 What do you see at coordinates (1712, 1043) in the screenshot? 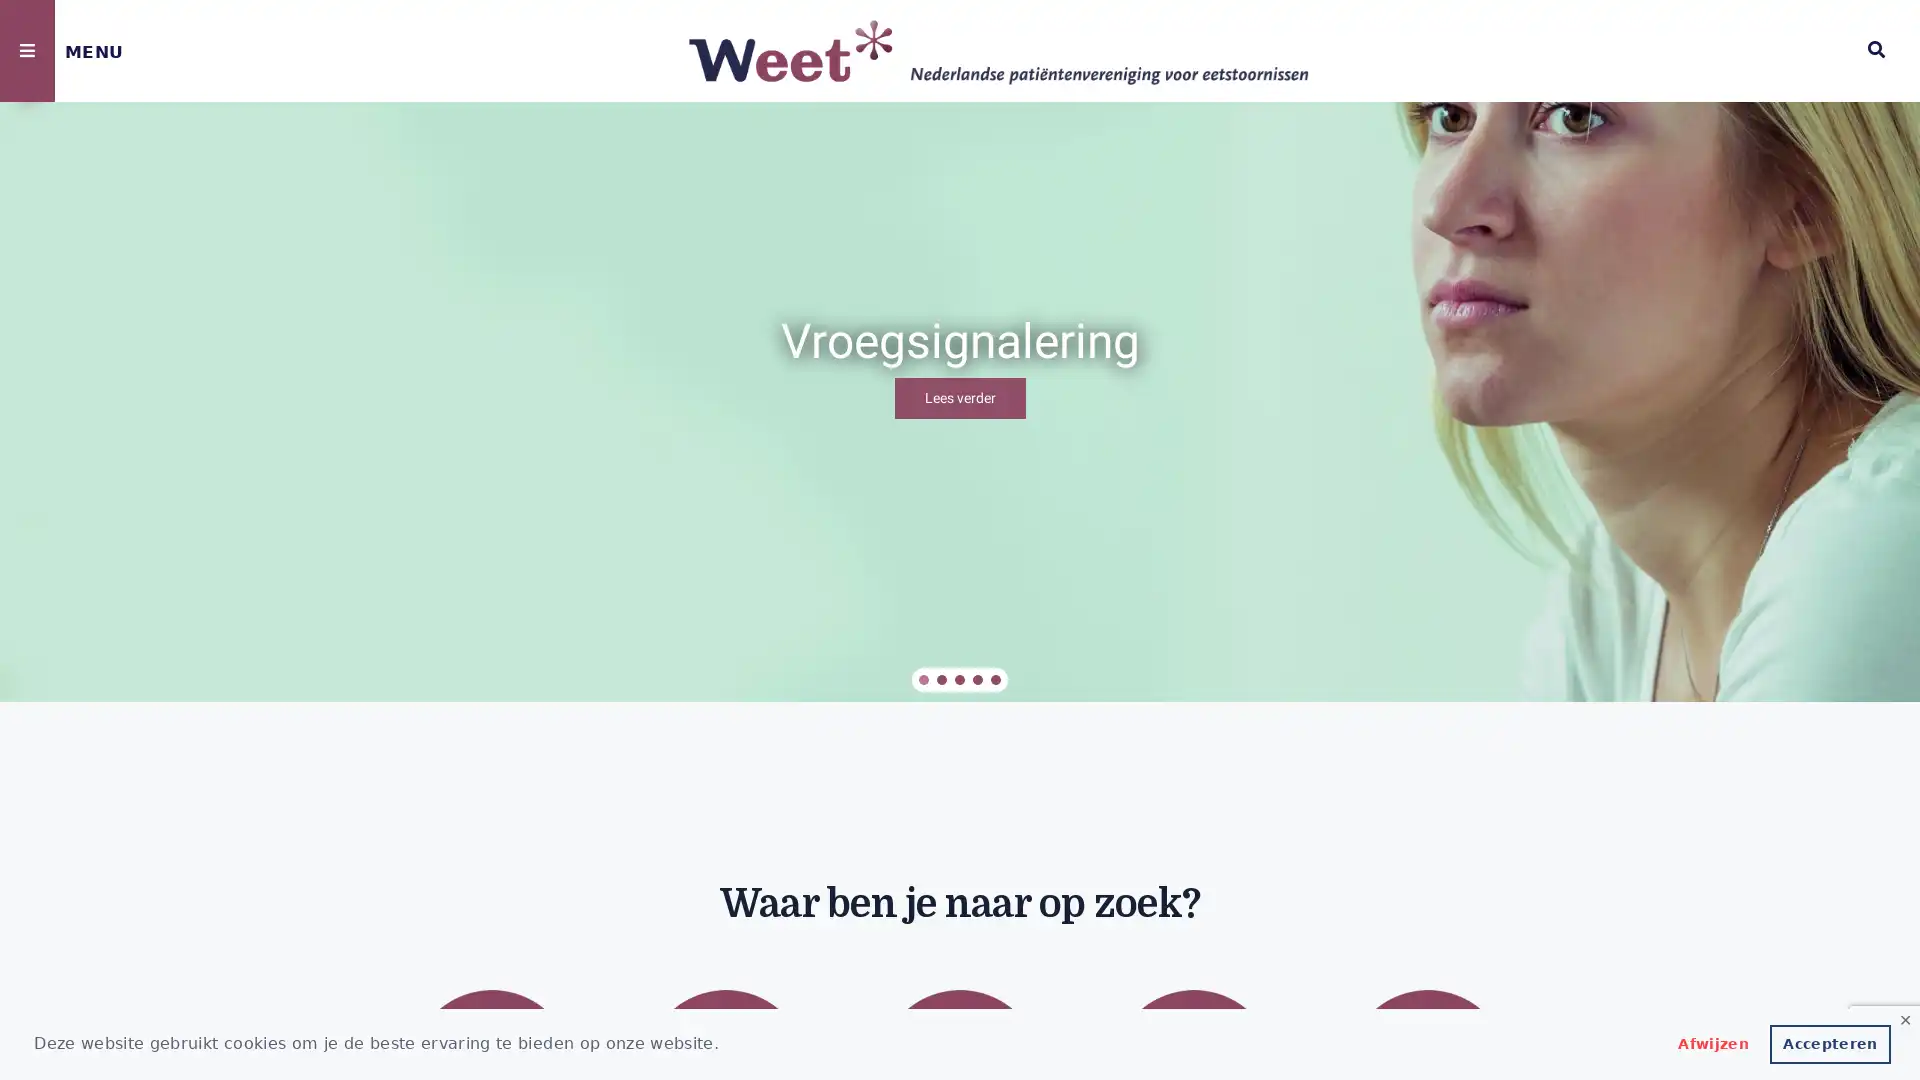
I see `deny cookies` at bounding box center [1712, 1043].